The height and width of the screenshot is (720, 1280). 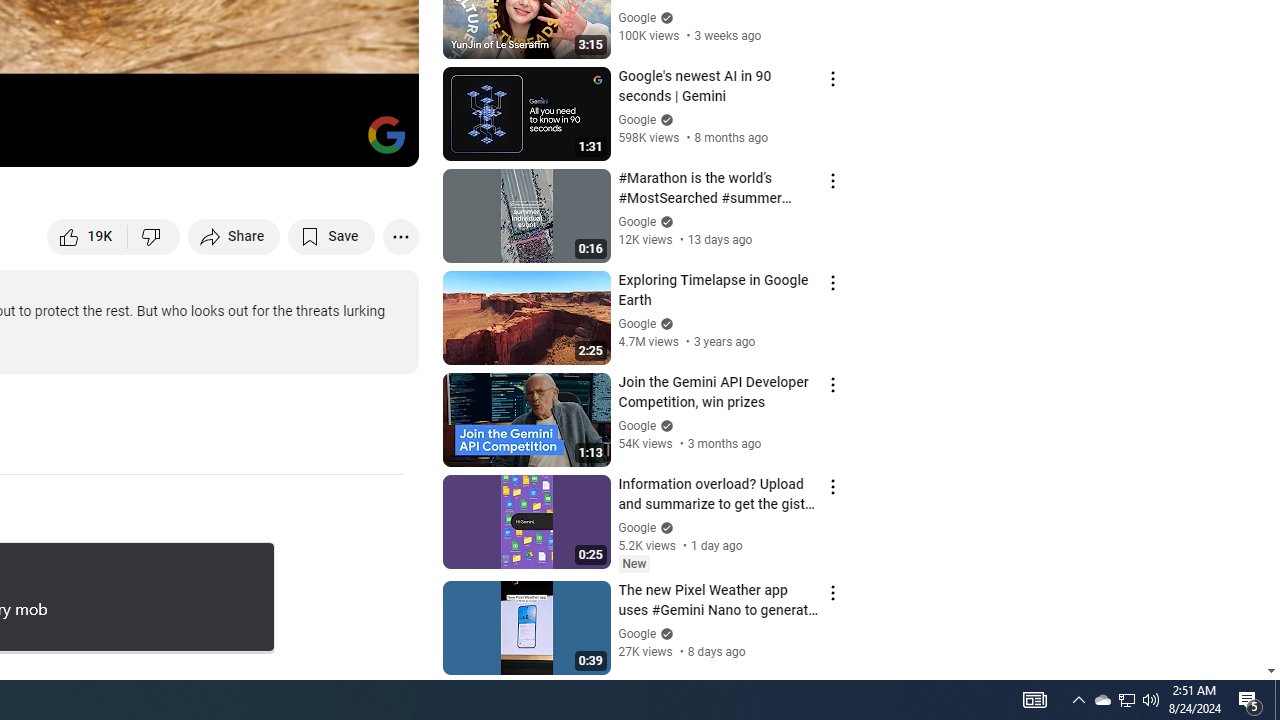 What do you see at coordinates (285, 141) in the screenshot?
I see `'Miniplayer (i)'` at bounding box center [285, 141].